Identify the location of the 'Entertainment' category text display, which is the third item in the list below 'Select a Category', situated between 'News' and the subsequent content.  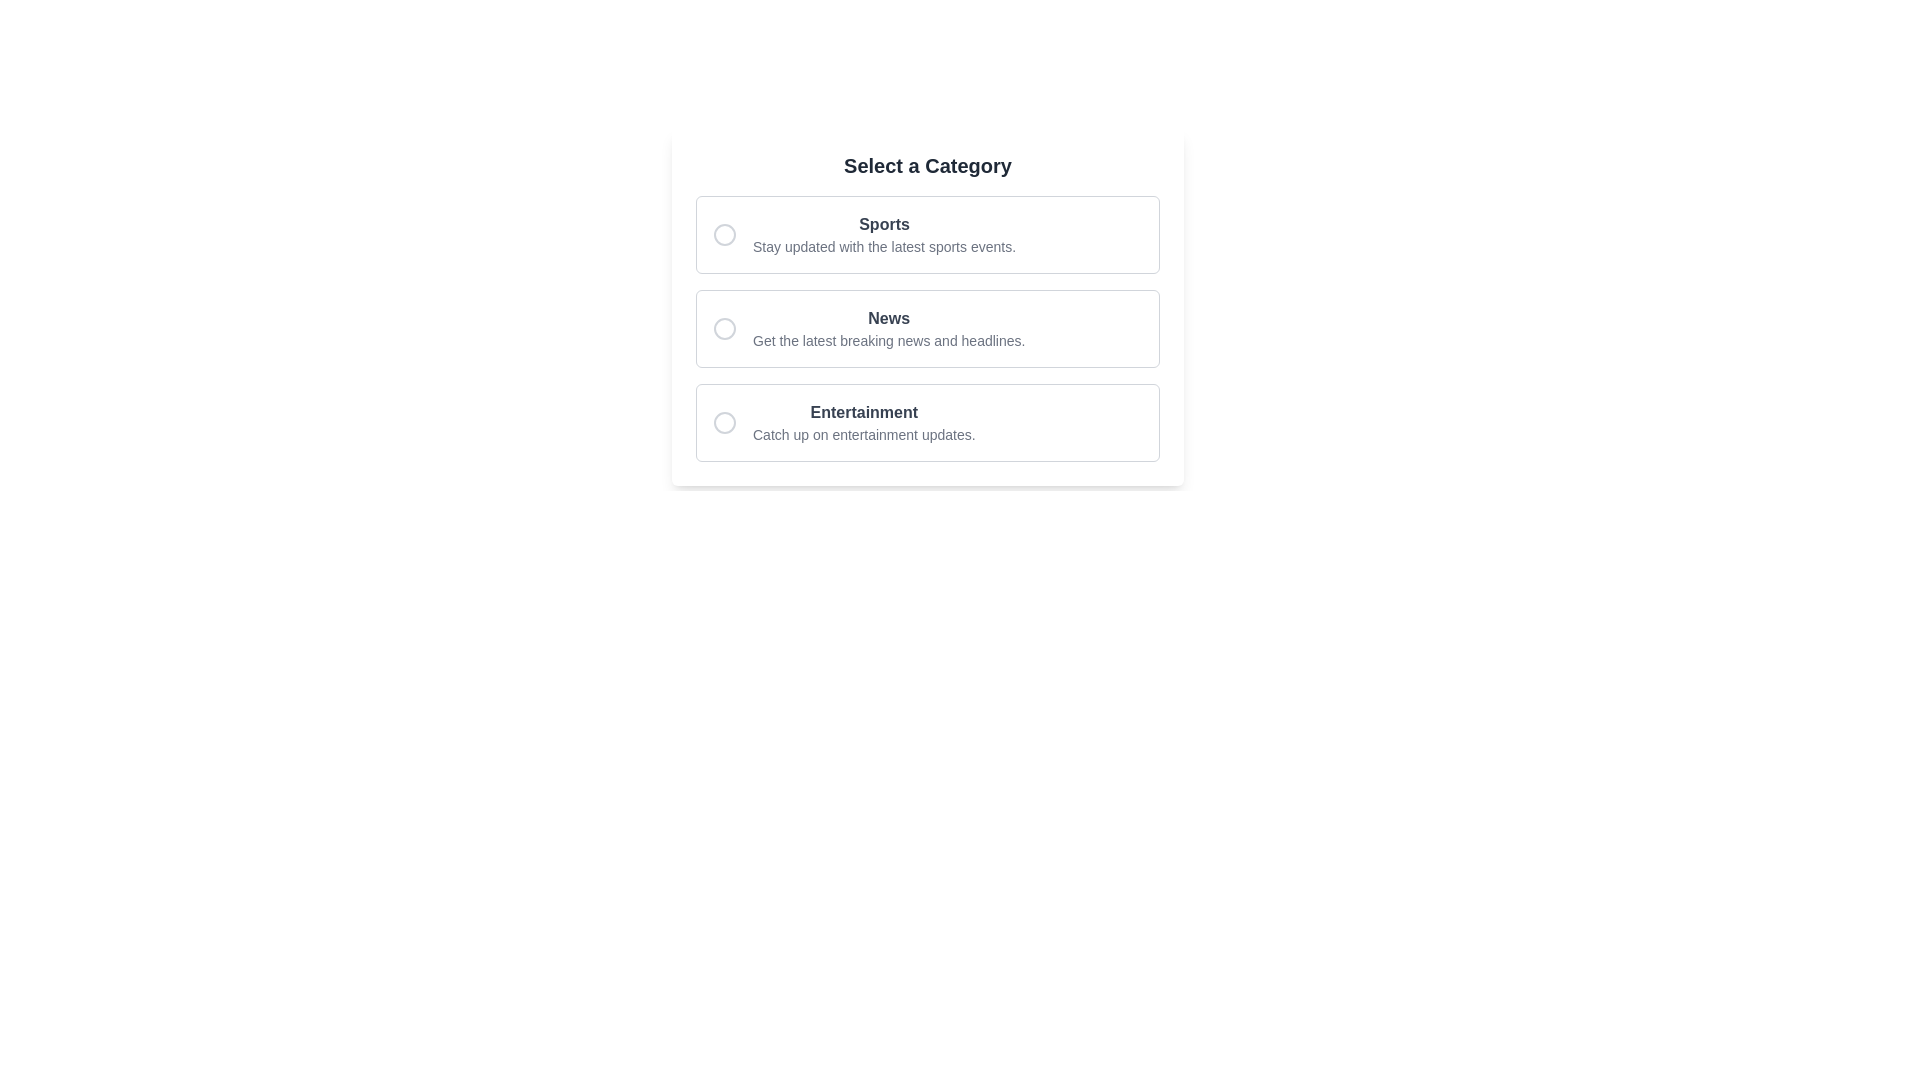
(864, 422).